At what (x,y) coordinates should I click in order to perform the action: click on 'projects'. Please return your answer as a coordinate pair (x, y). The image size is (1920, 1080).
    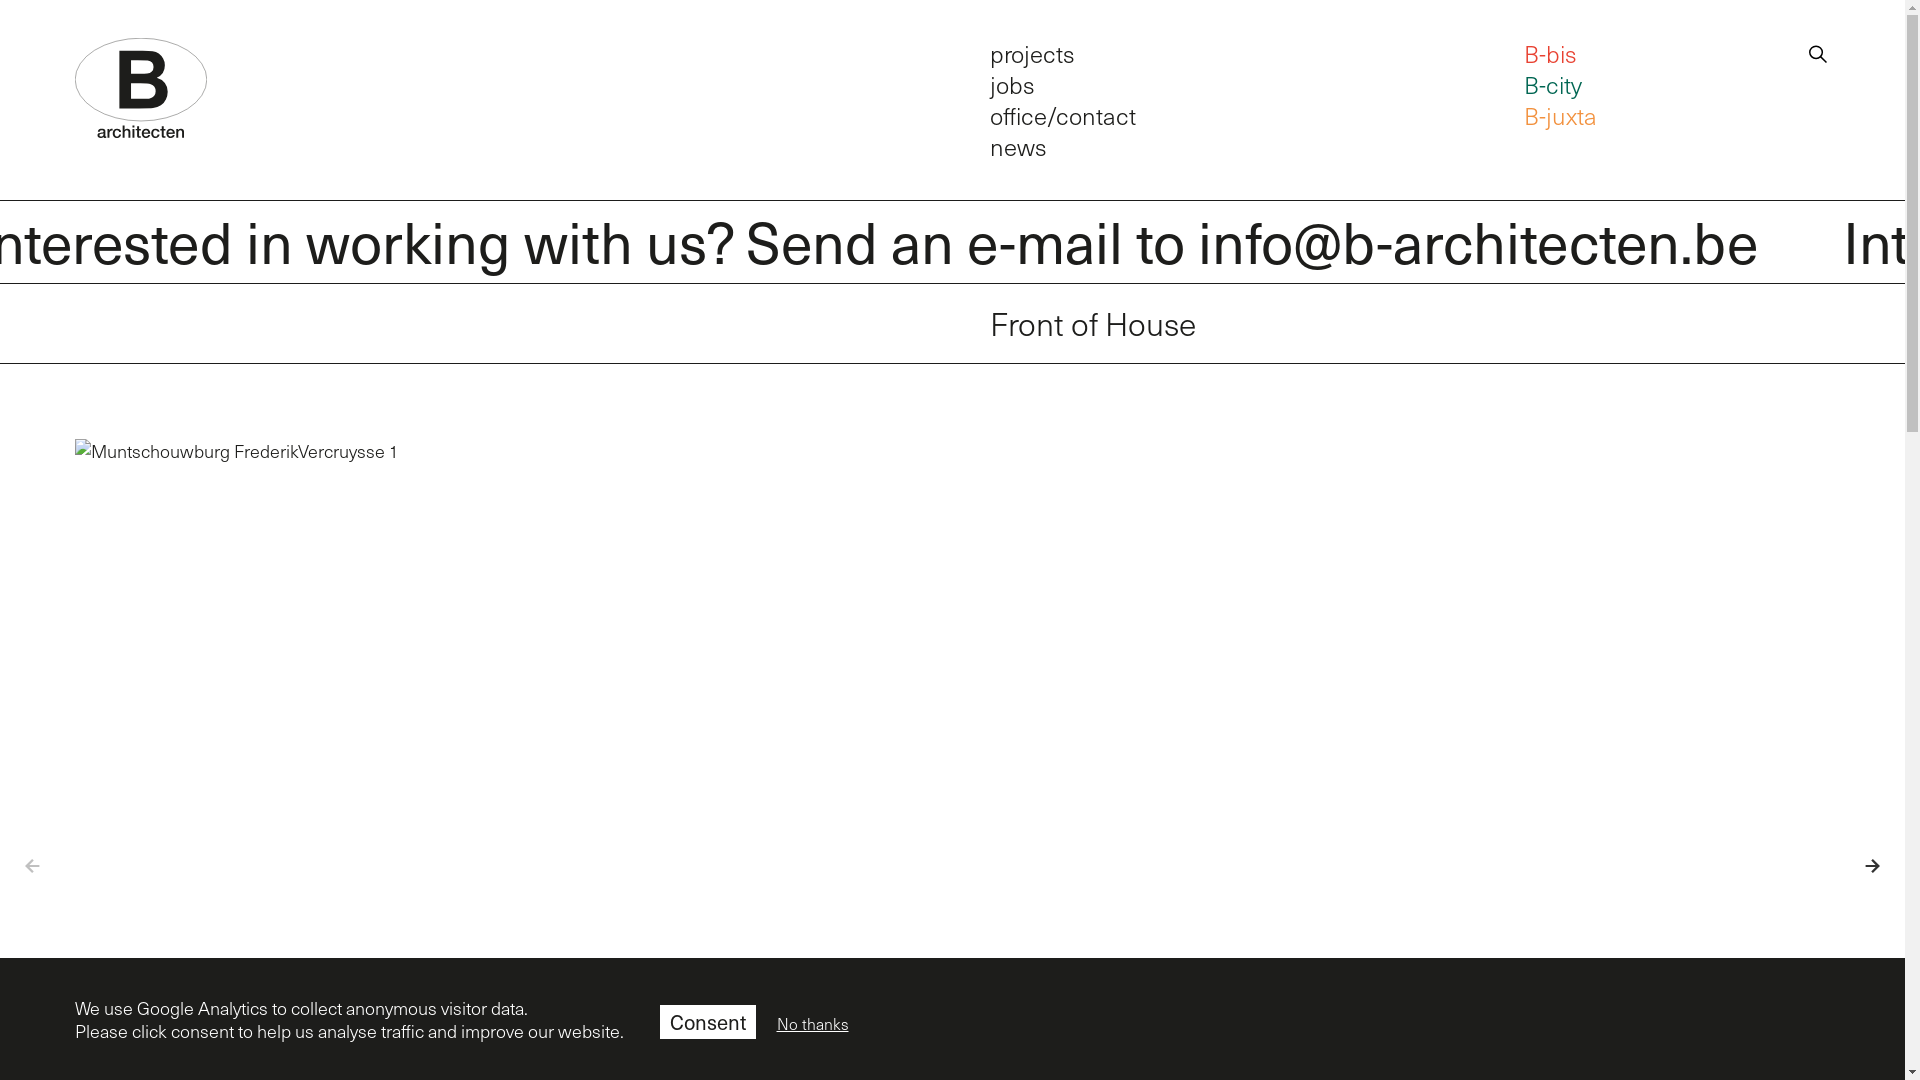
    Looking at the image, I should click on (1032, 50).